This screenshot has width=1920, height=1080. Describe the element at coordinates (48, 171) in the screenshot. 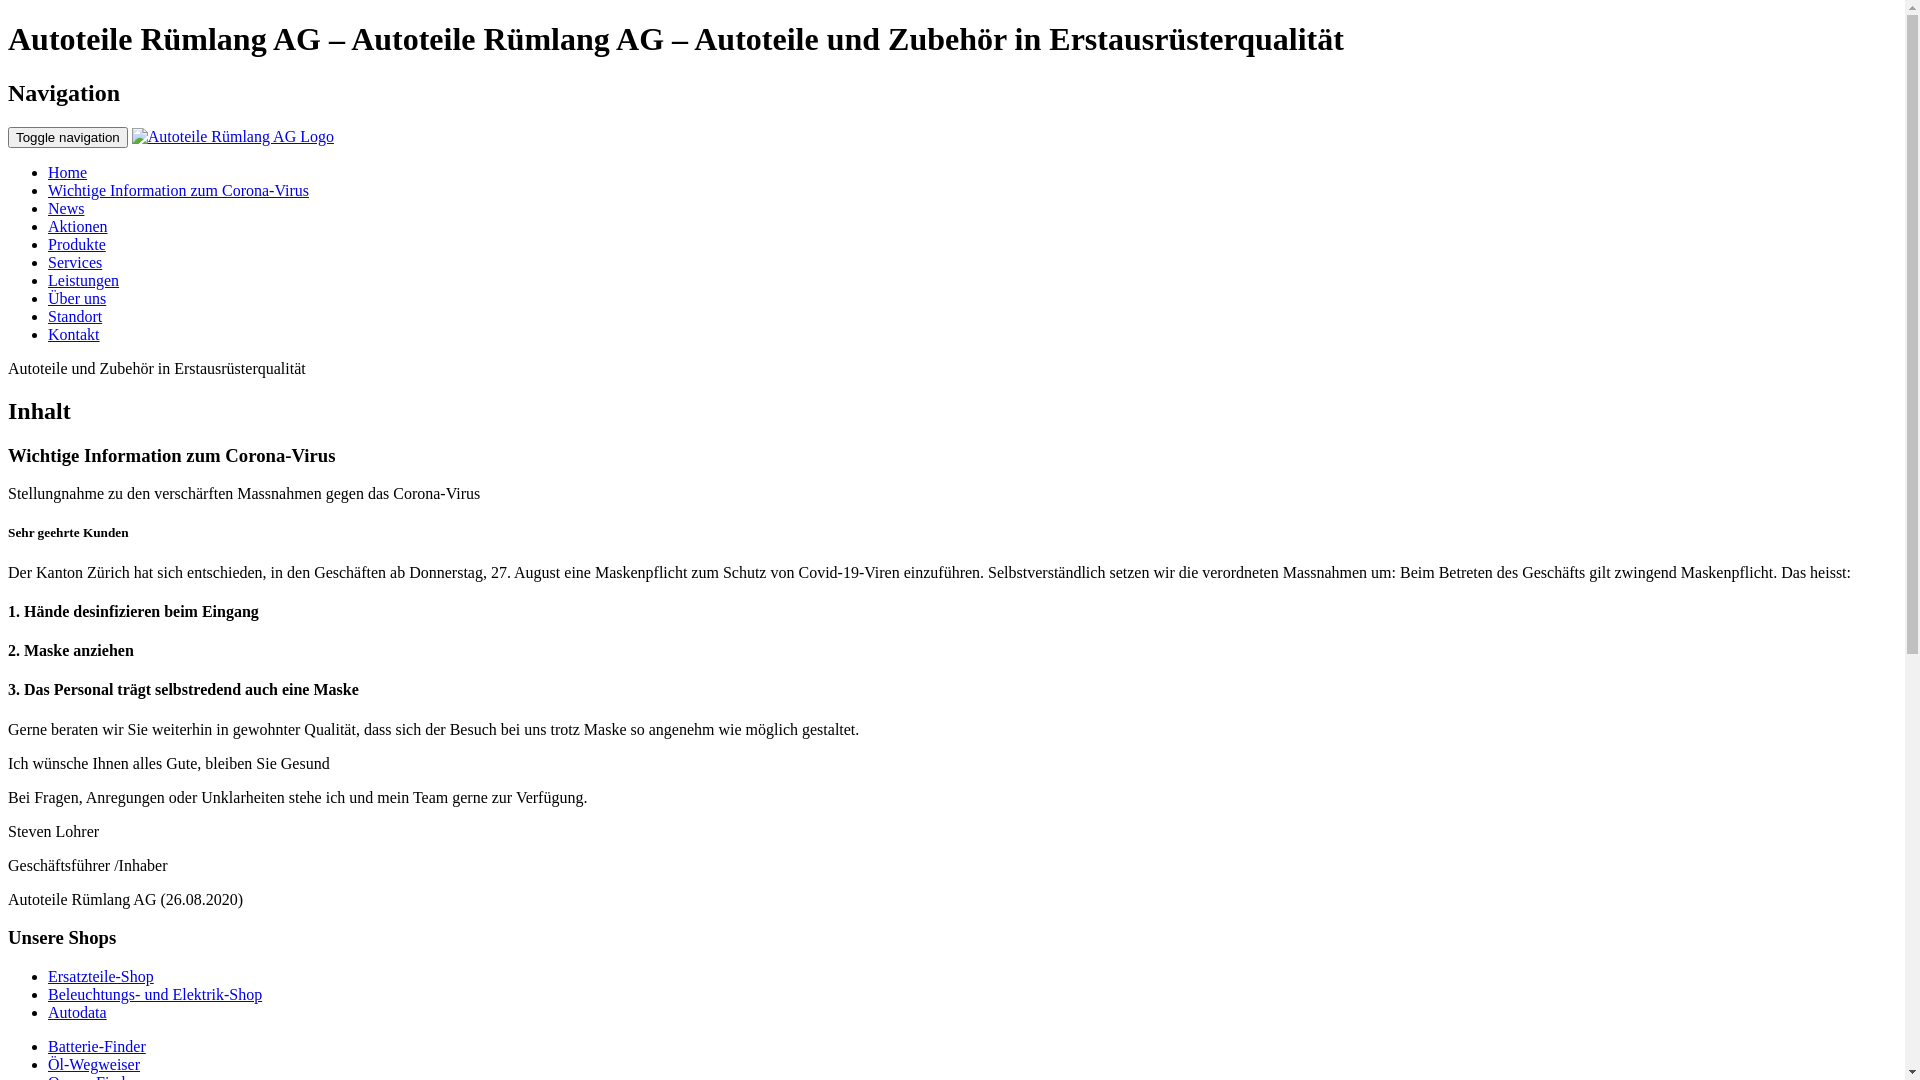

I see `'Home'` at that location.